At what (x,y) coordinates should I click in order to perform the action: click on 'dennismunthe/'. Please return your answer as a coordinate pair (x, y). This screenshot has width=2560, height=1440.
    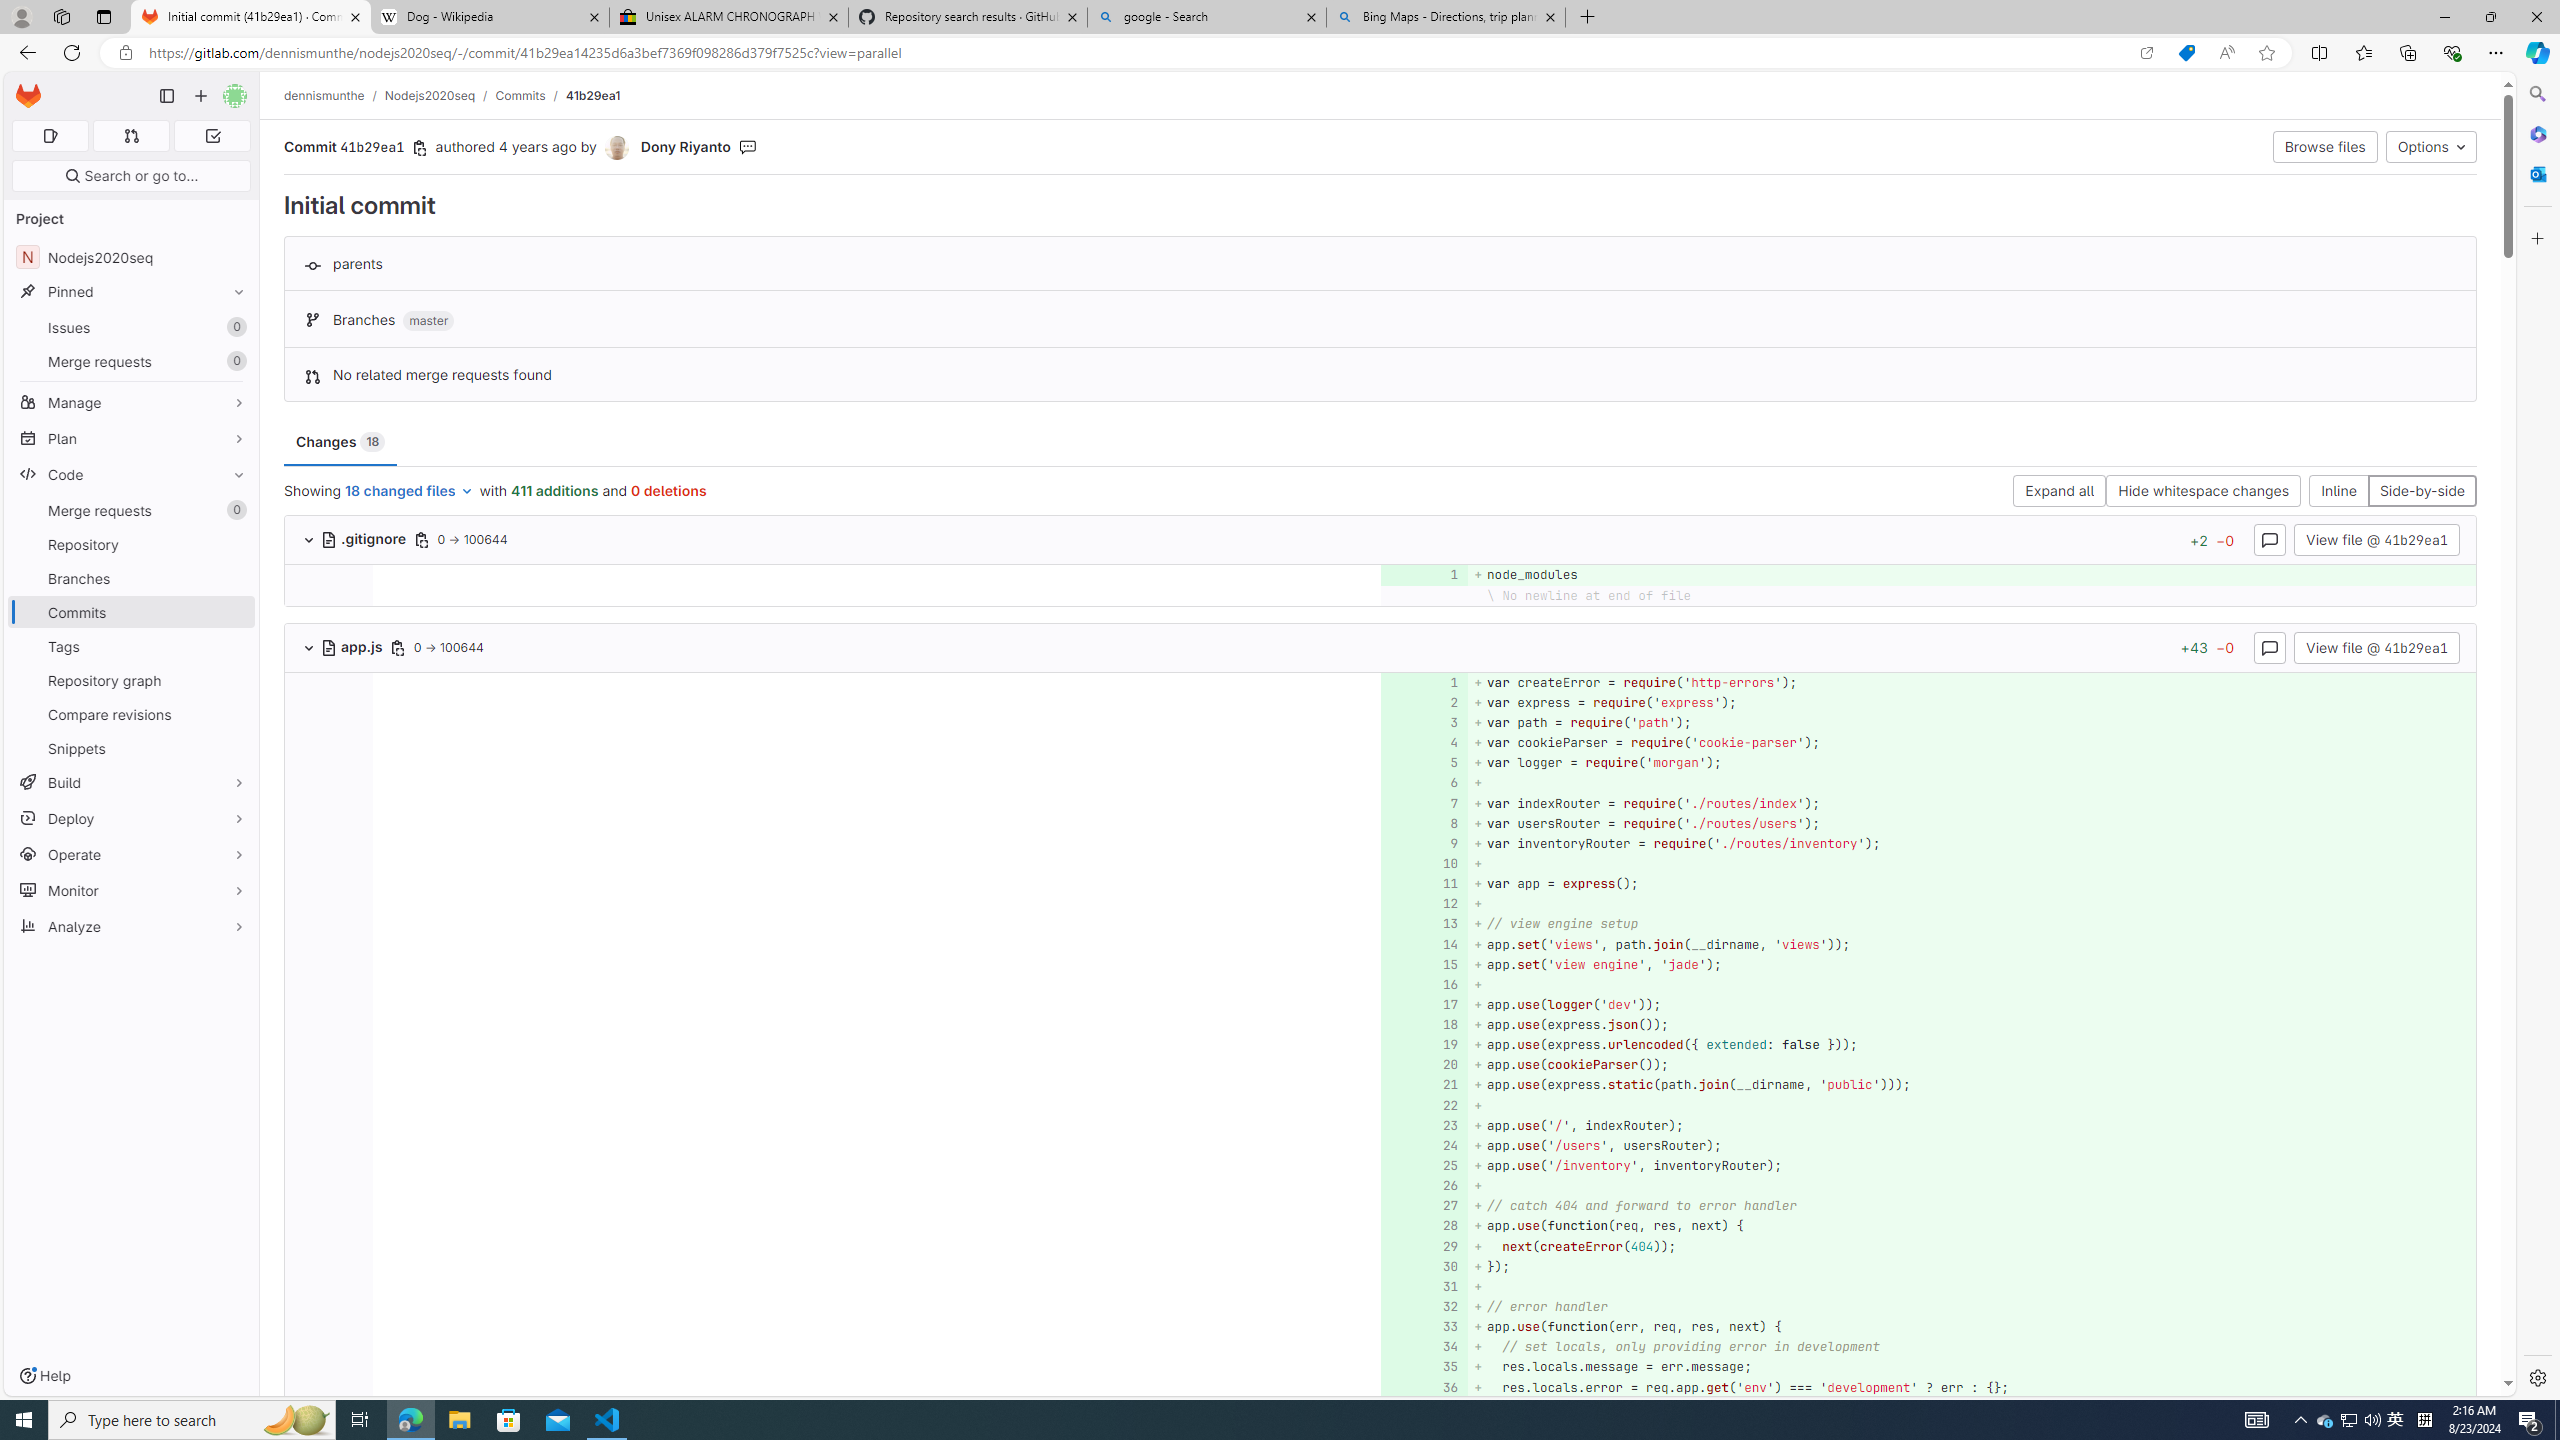
    Looking at the image, I should click on (334, 95).